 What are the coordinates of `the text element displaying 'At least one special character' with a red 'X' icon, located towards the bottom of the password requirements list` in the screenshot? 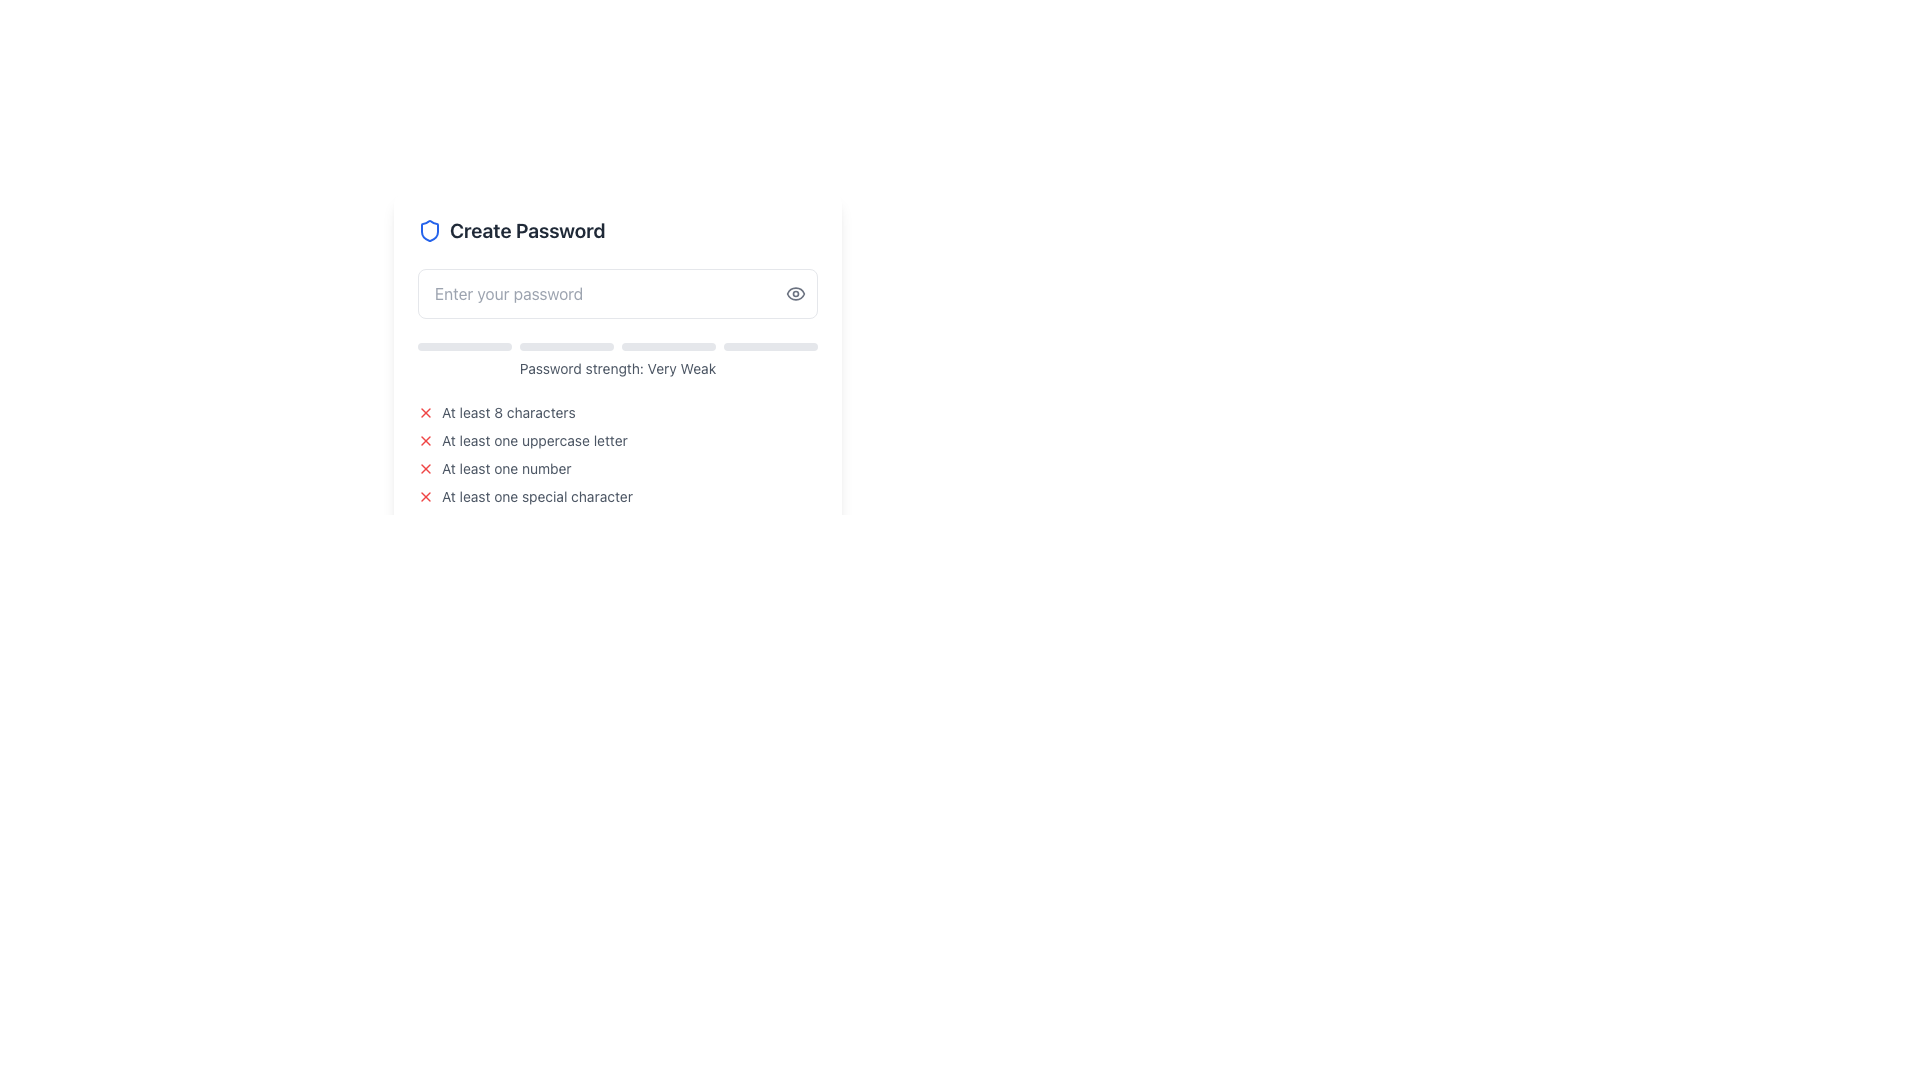 It's located at (617, 496).